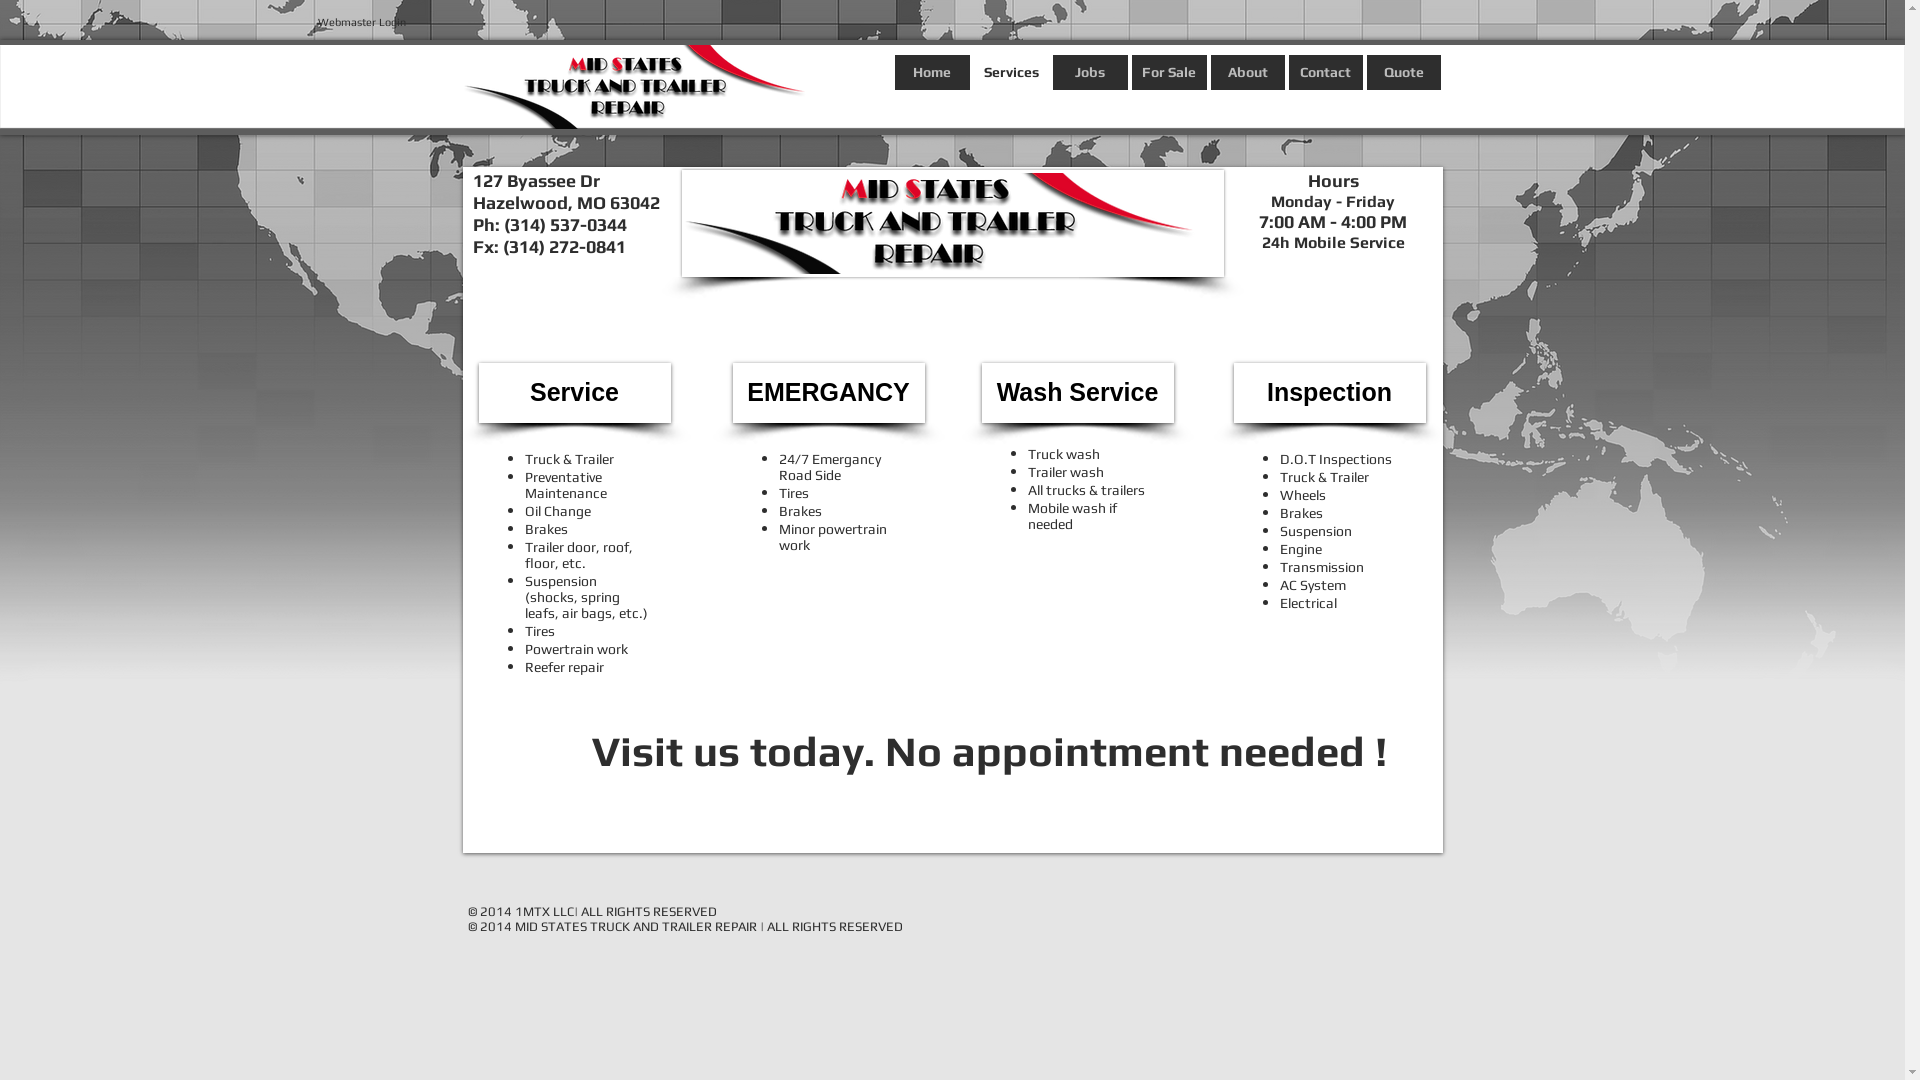  I want to click on 'Contact', so click(1324, 71).